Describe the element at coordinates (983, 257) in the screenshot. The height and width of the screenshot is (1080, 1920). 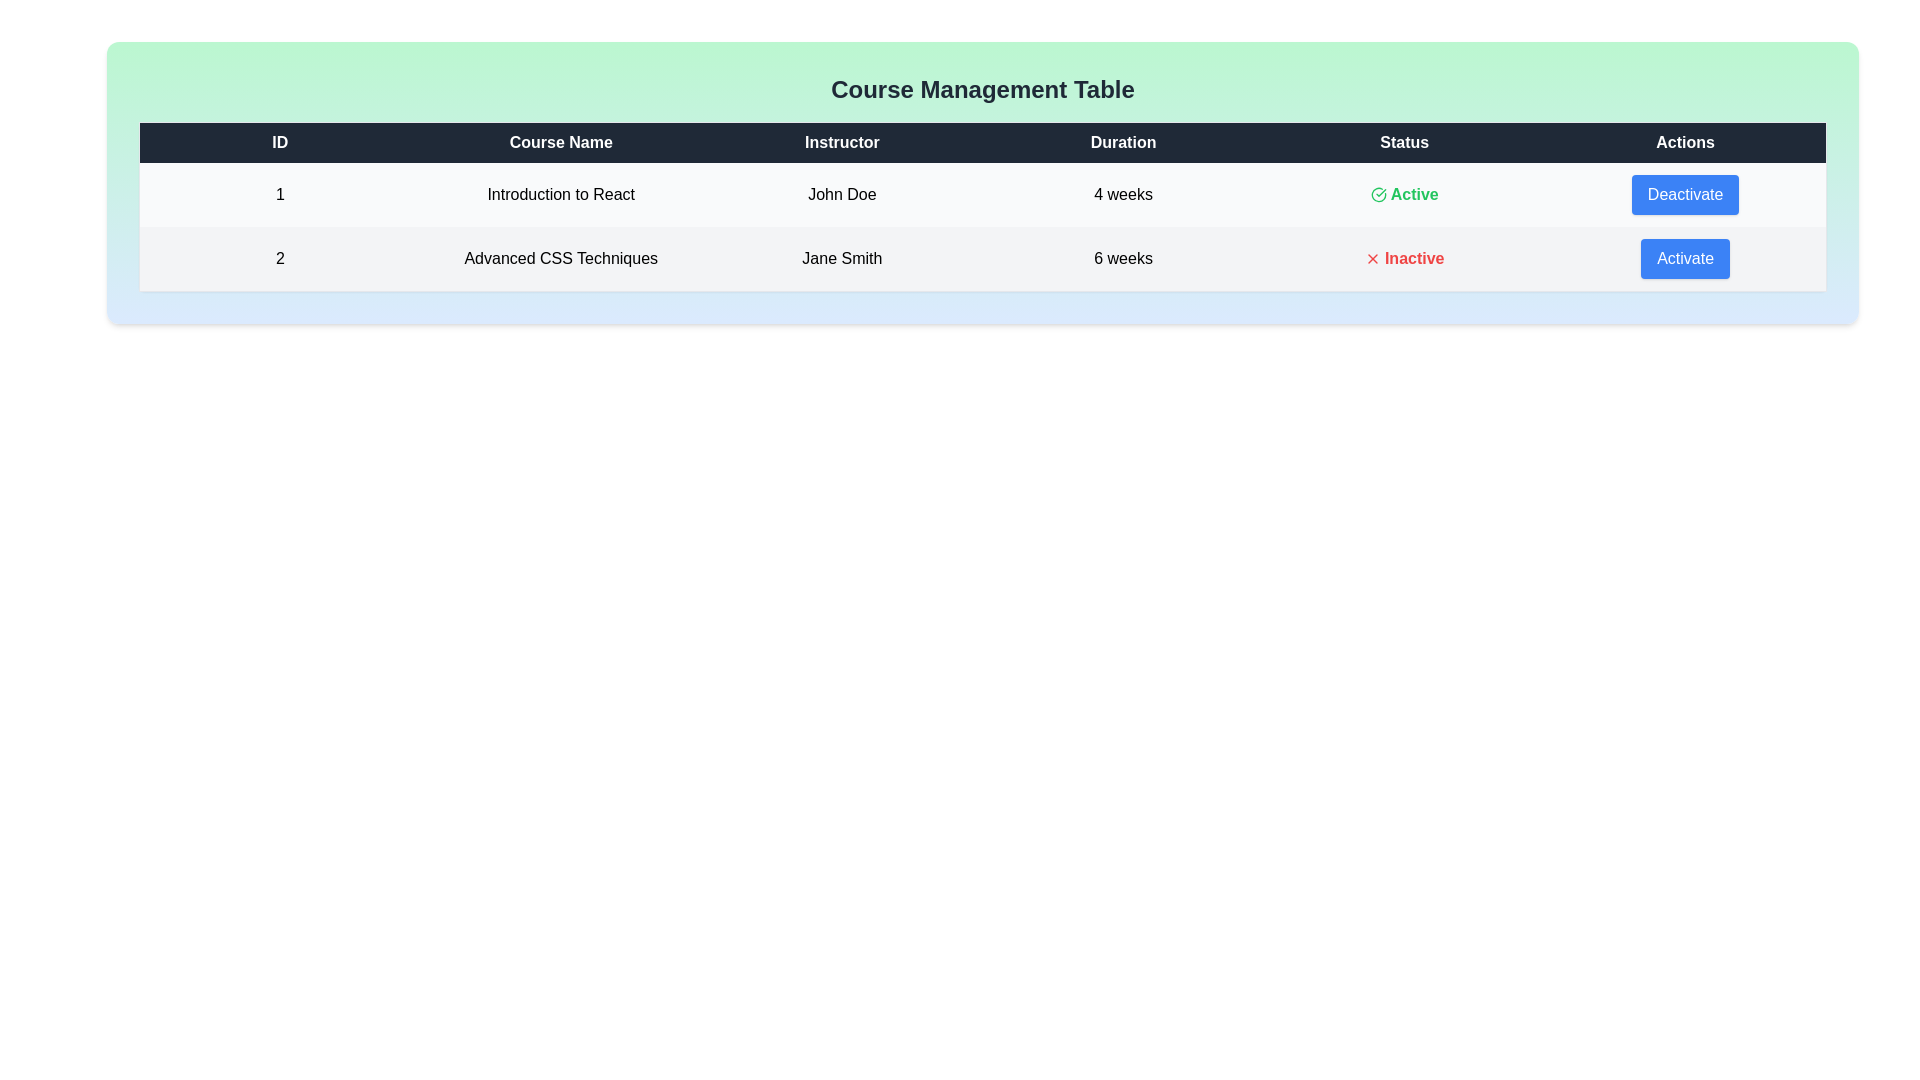
I see `the second row of the course details table, which contains 'ID' 2, 'Course Name' 'Advanced CSS Techniques', 'Instructor' 'Jane Smith', 'Duration' '6 weeks', 'Status' 'Inactive', and an 'Activate' button` at that location.